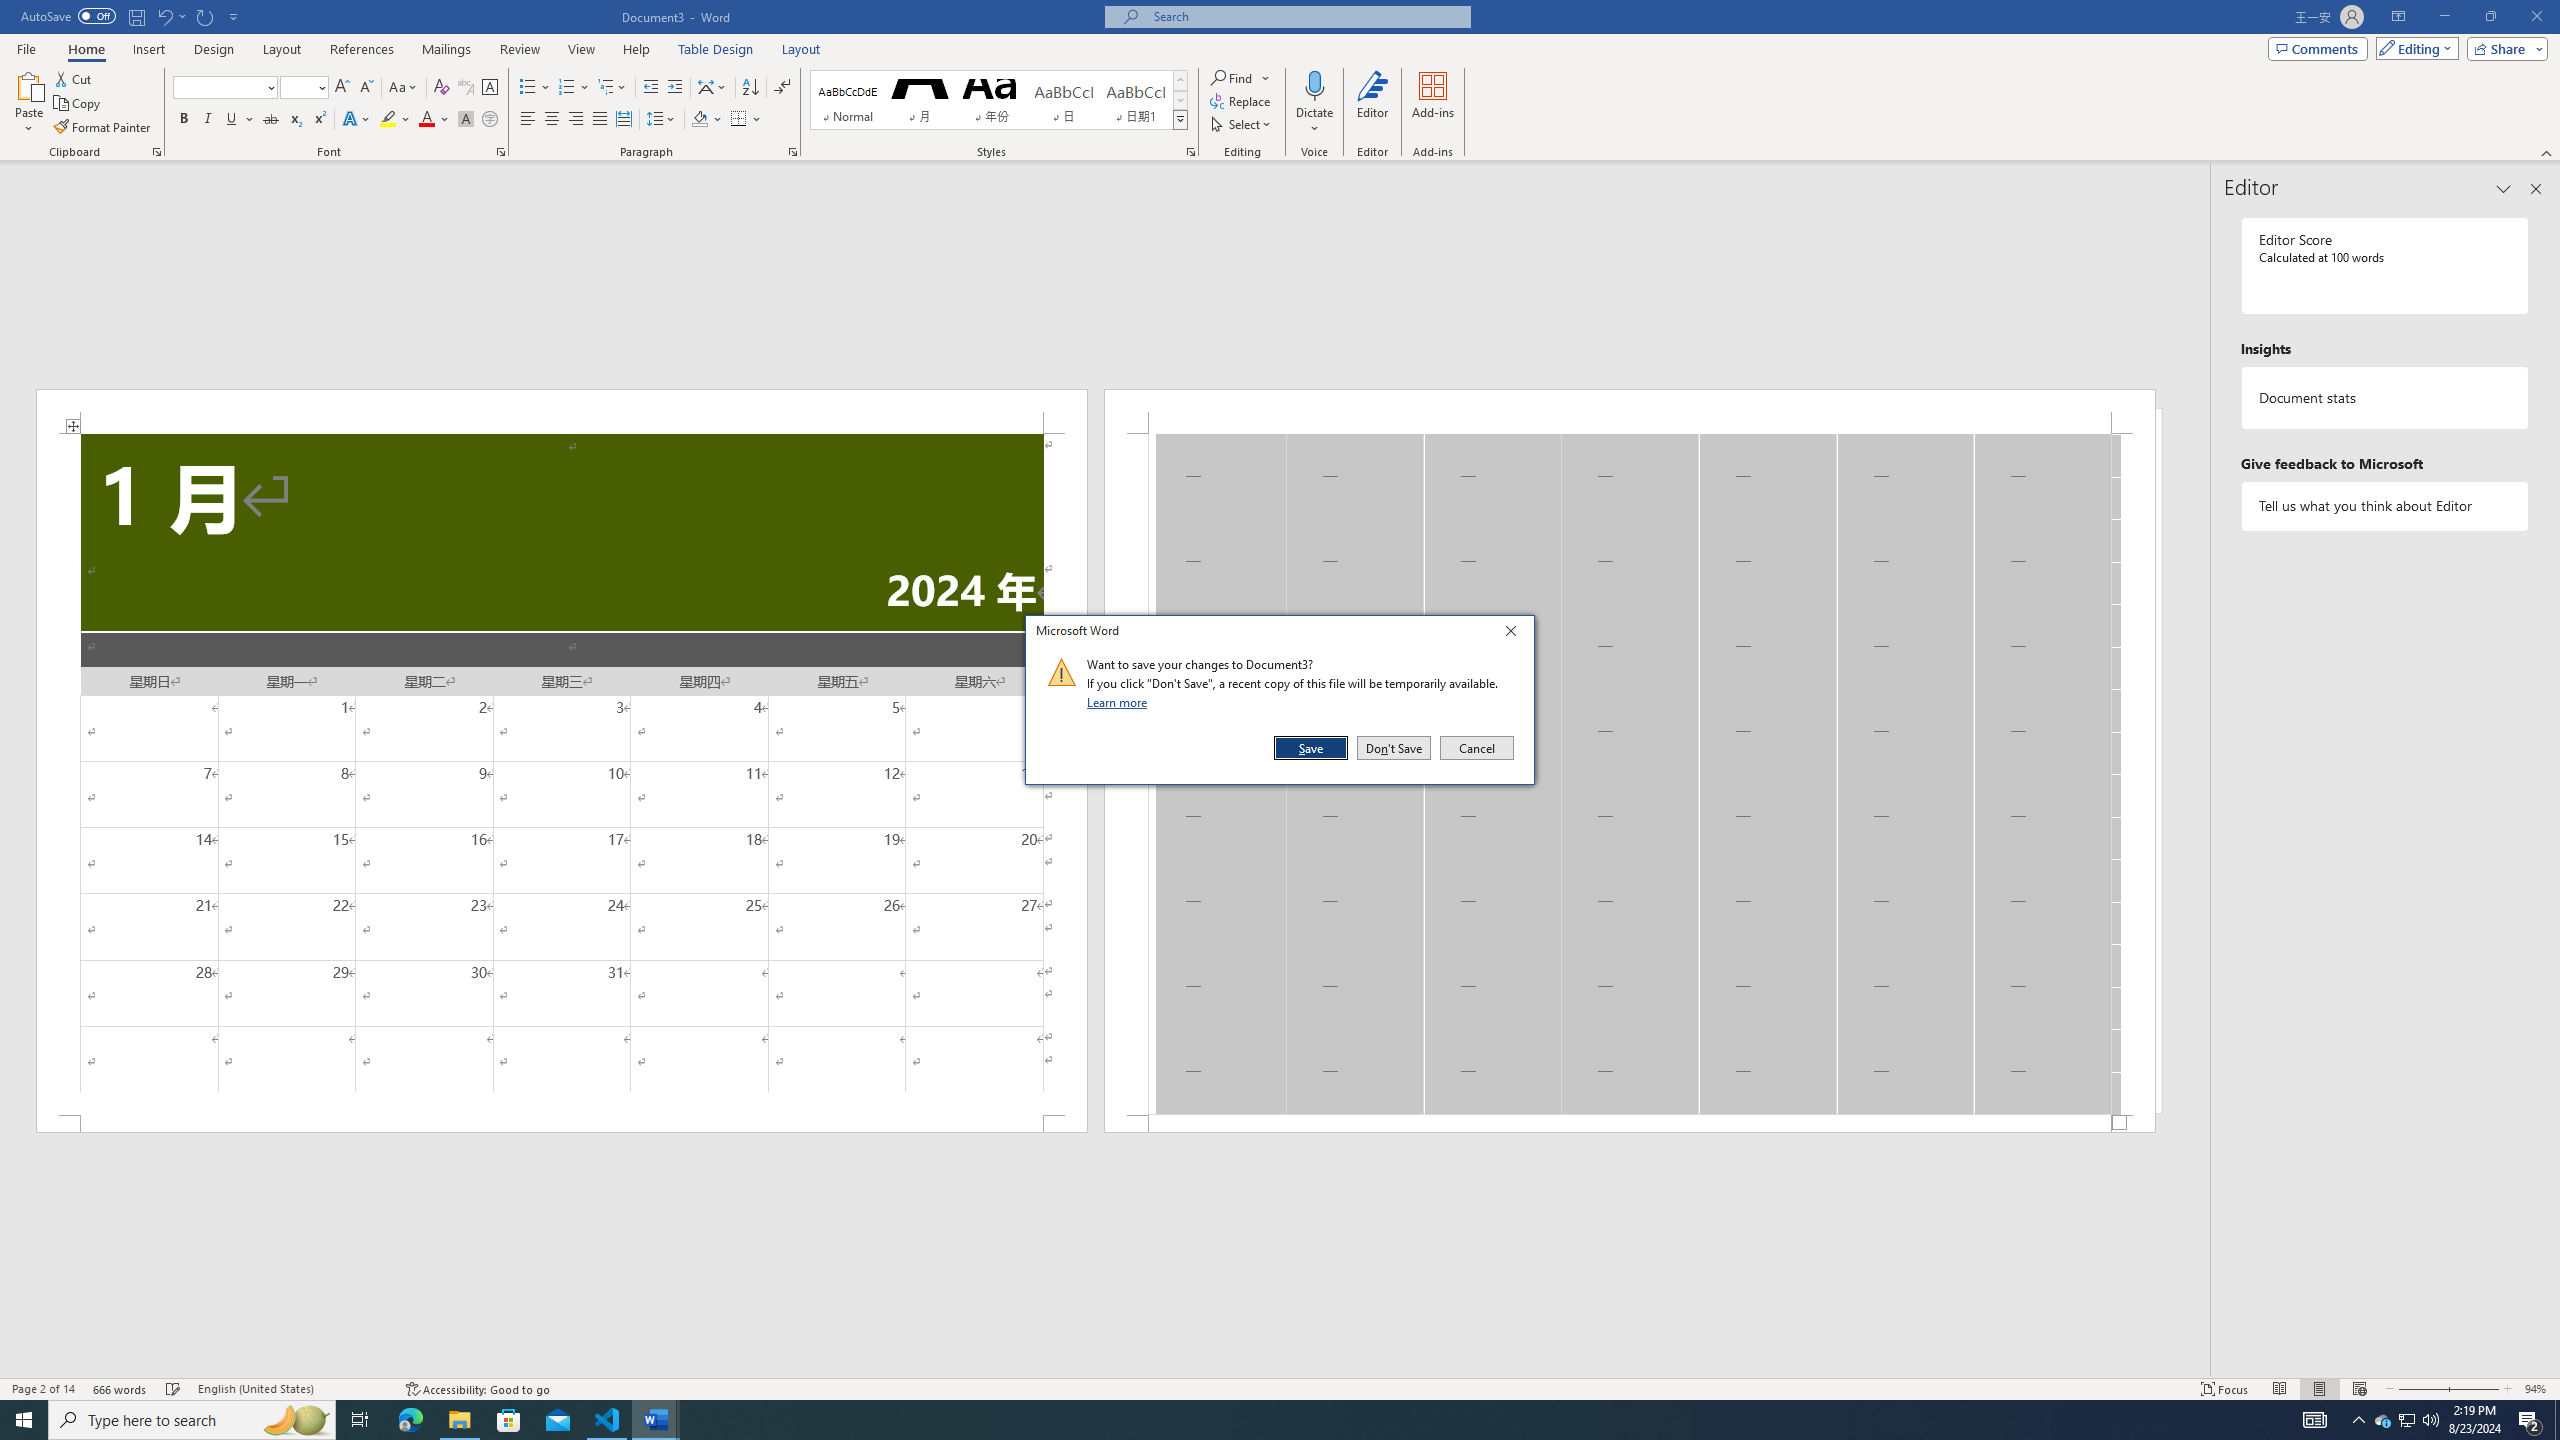 This screenshot has height=1440, width=2560. What do you see at coordinates (1261, 1418) in the screenshot?
I see `'Running applications'` at bounding box center [1261, 1418].